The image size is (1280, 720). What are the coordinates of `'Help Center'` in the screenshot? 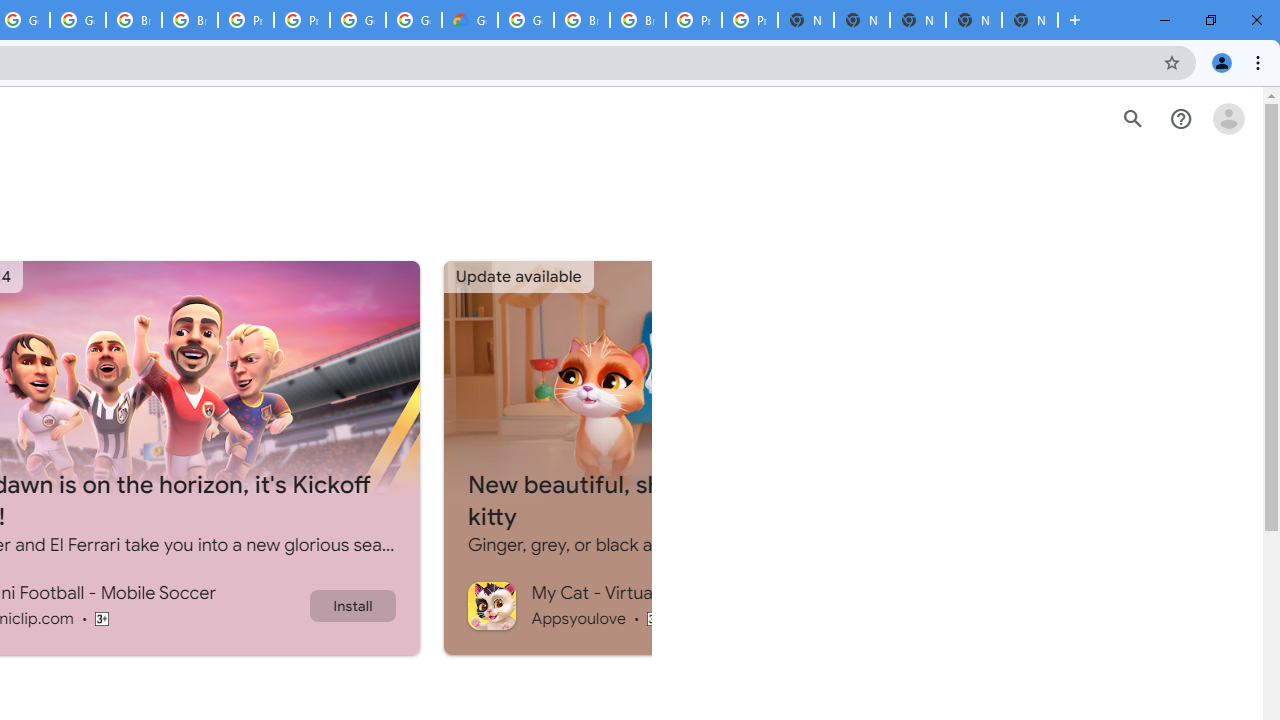 It's located at (1180, 119).